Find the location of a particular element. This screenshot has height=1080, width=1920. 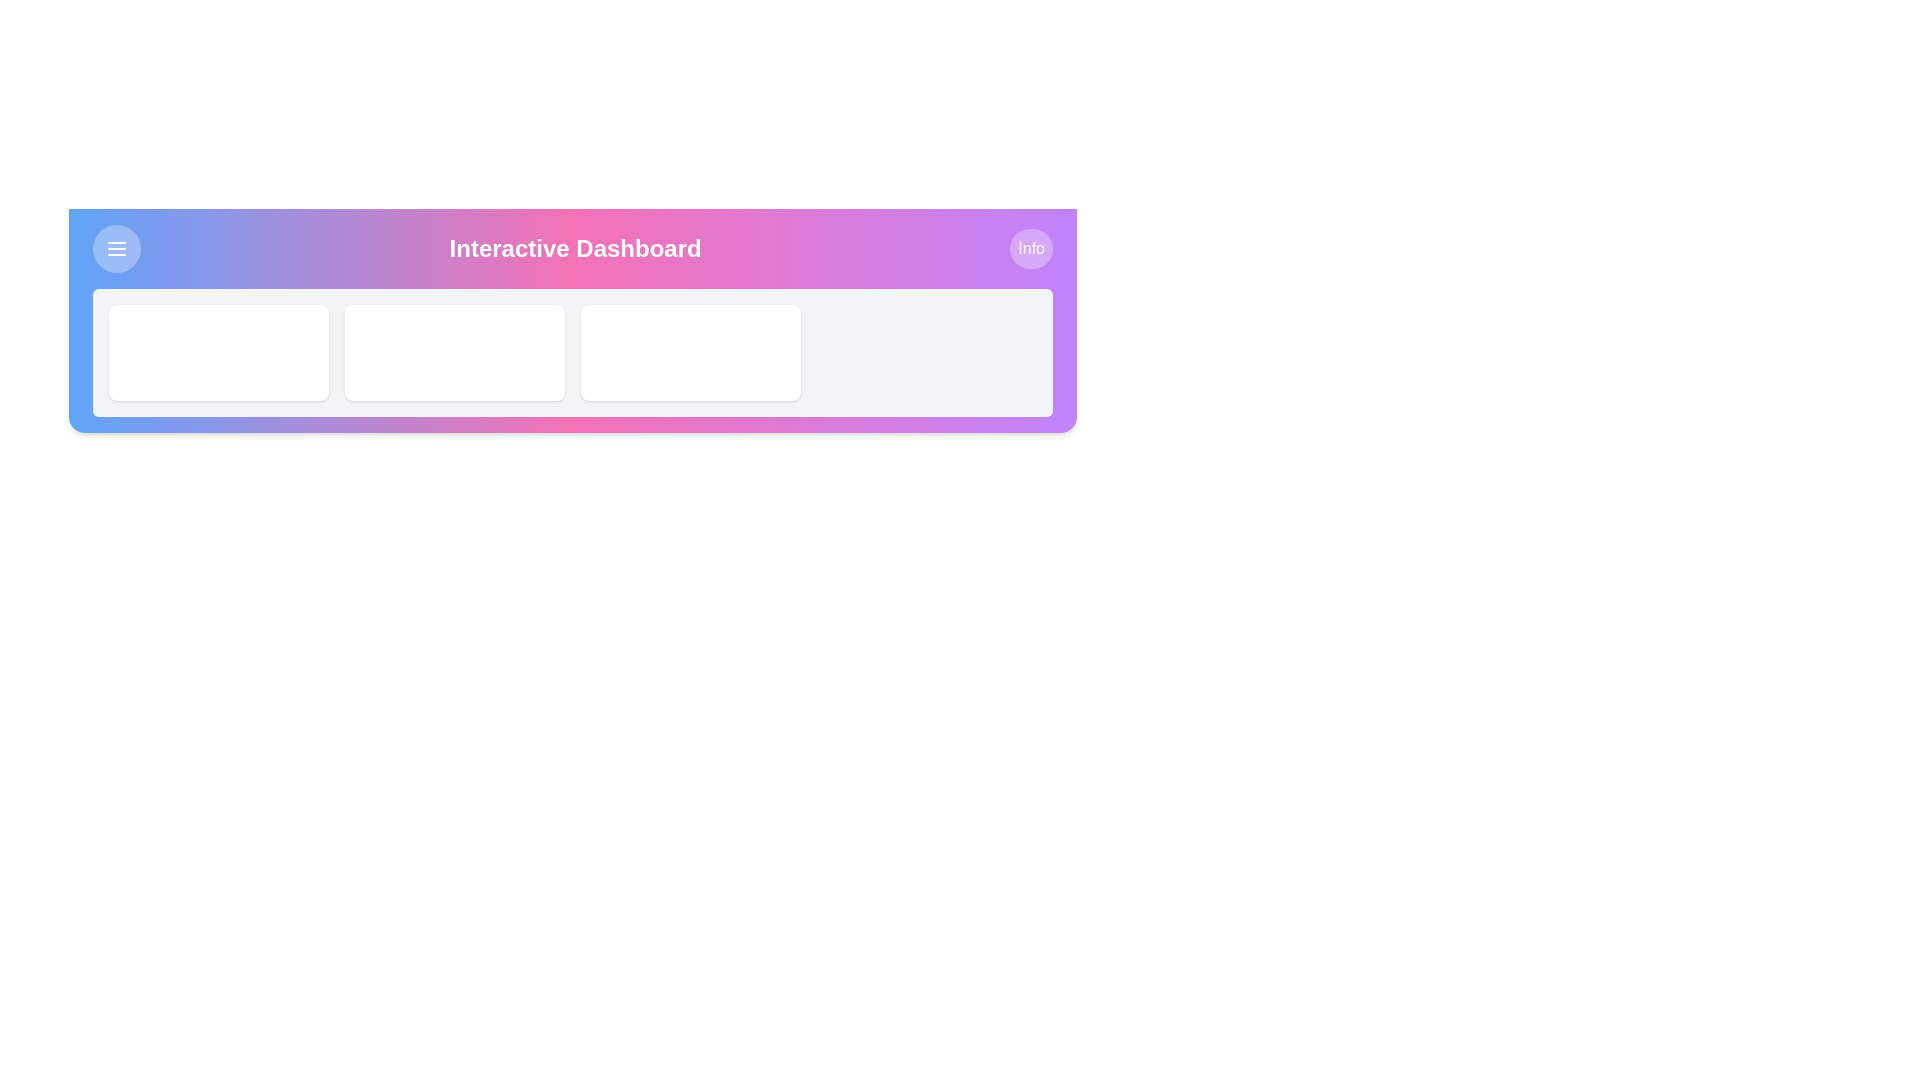

'Info' button located in the top-right corner of the InteractiveAppBar is located at coordinates (1031, 248).